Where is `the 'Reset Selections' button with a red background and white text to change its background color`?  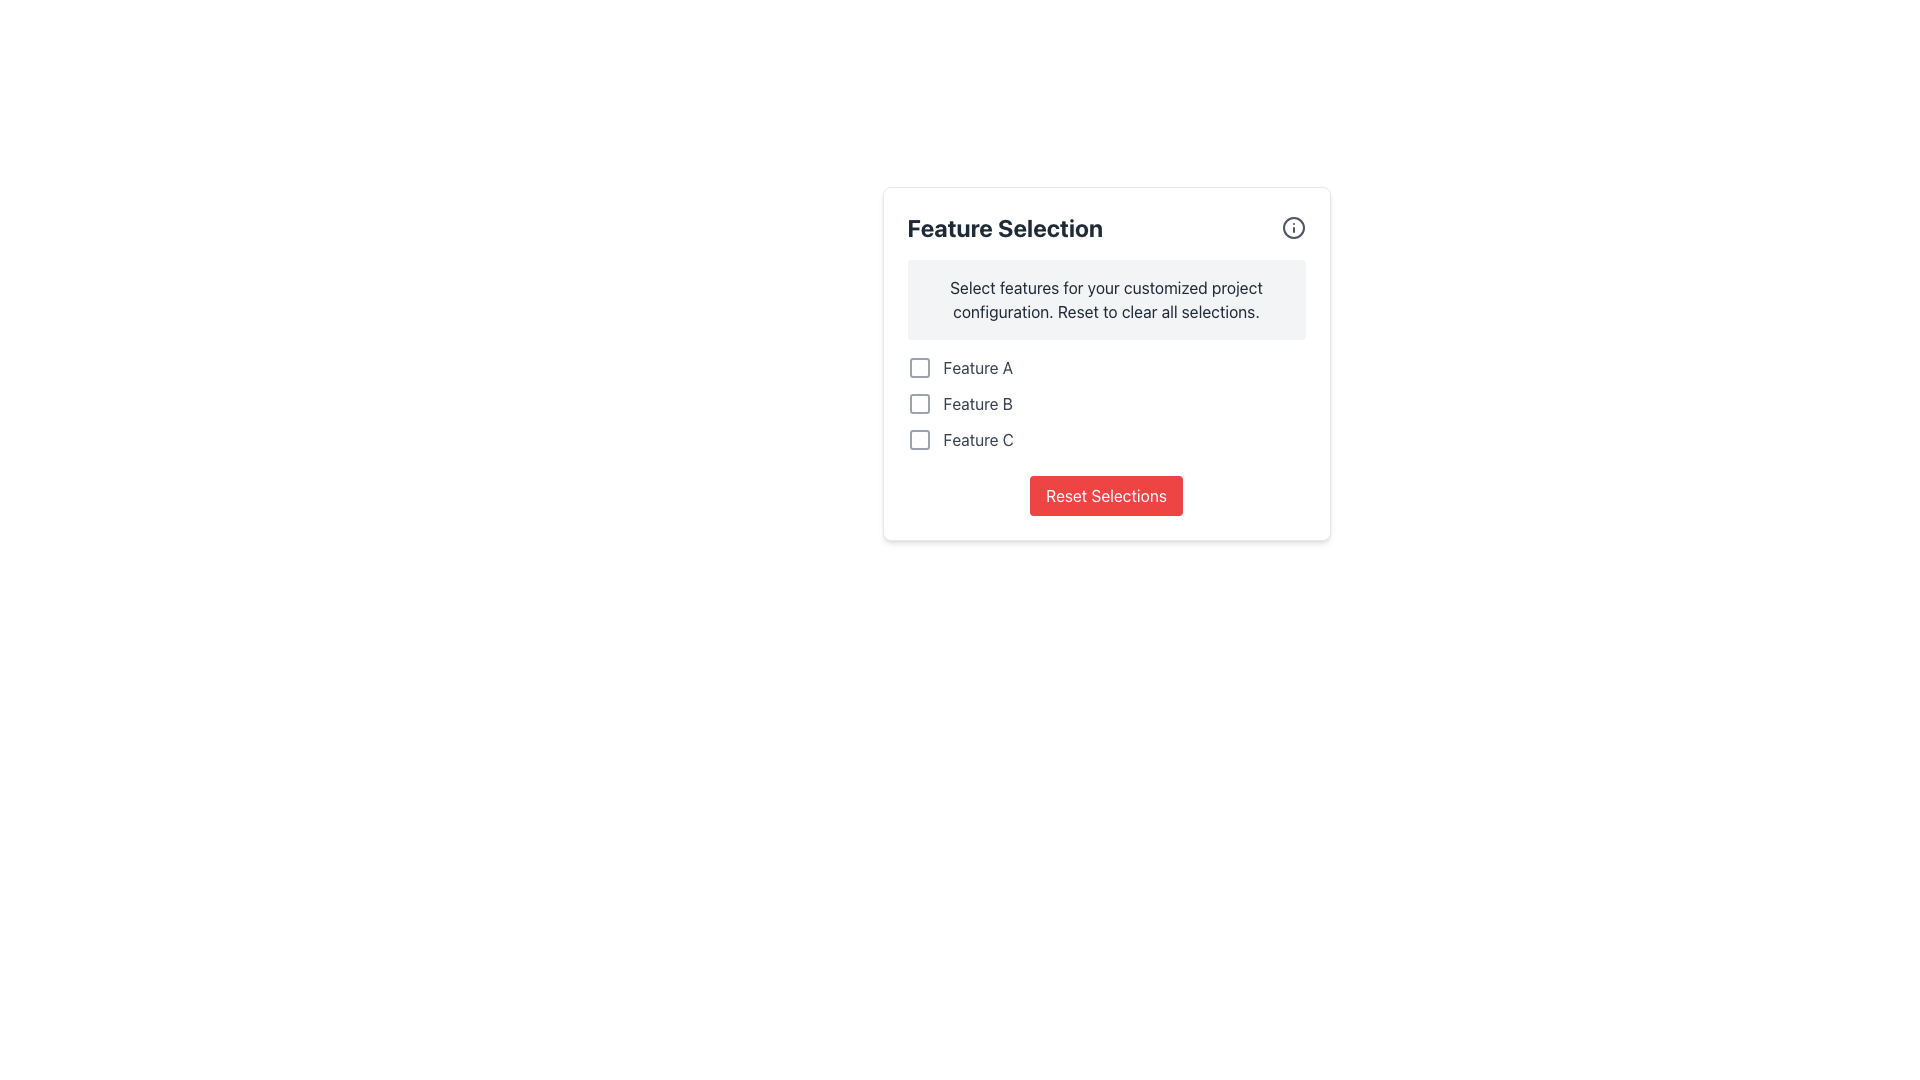 the 'Reset Selections' button with a red background and white text to change its background color is located at coordinates (1105, 495).